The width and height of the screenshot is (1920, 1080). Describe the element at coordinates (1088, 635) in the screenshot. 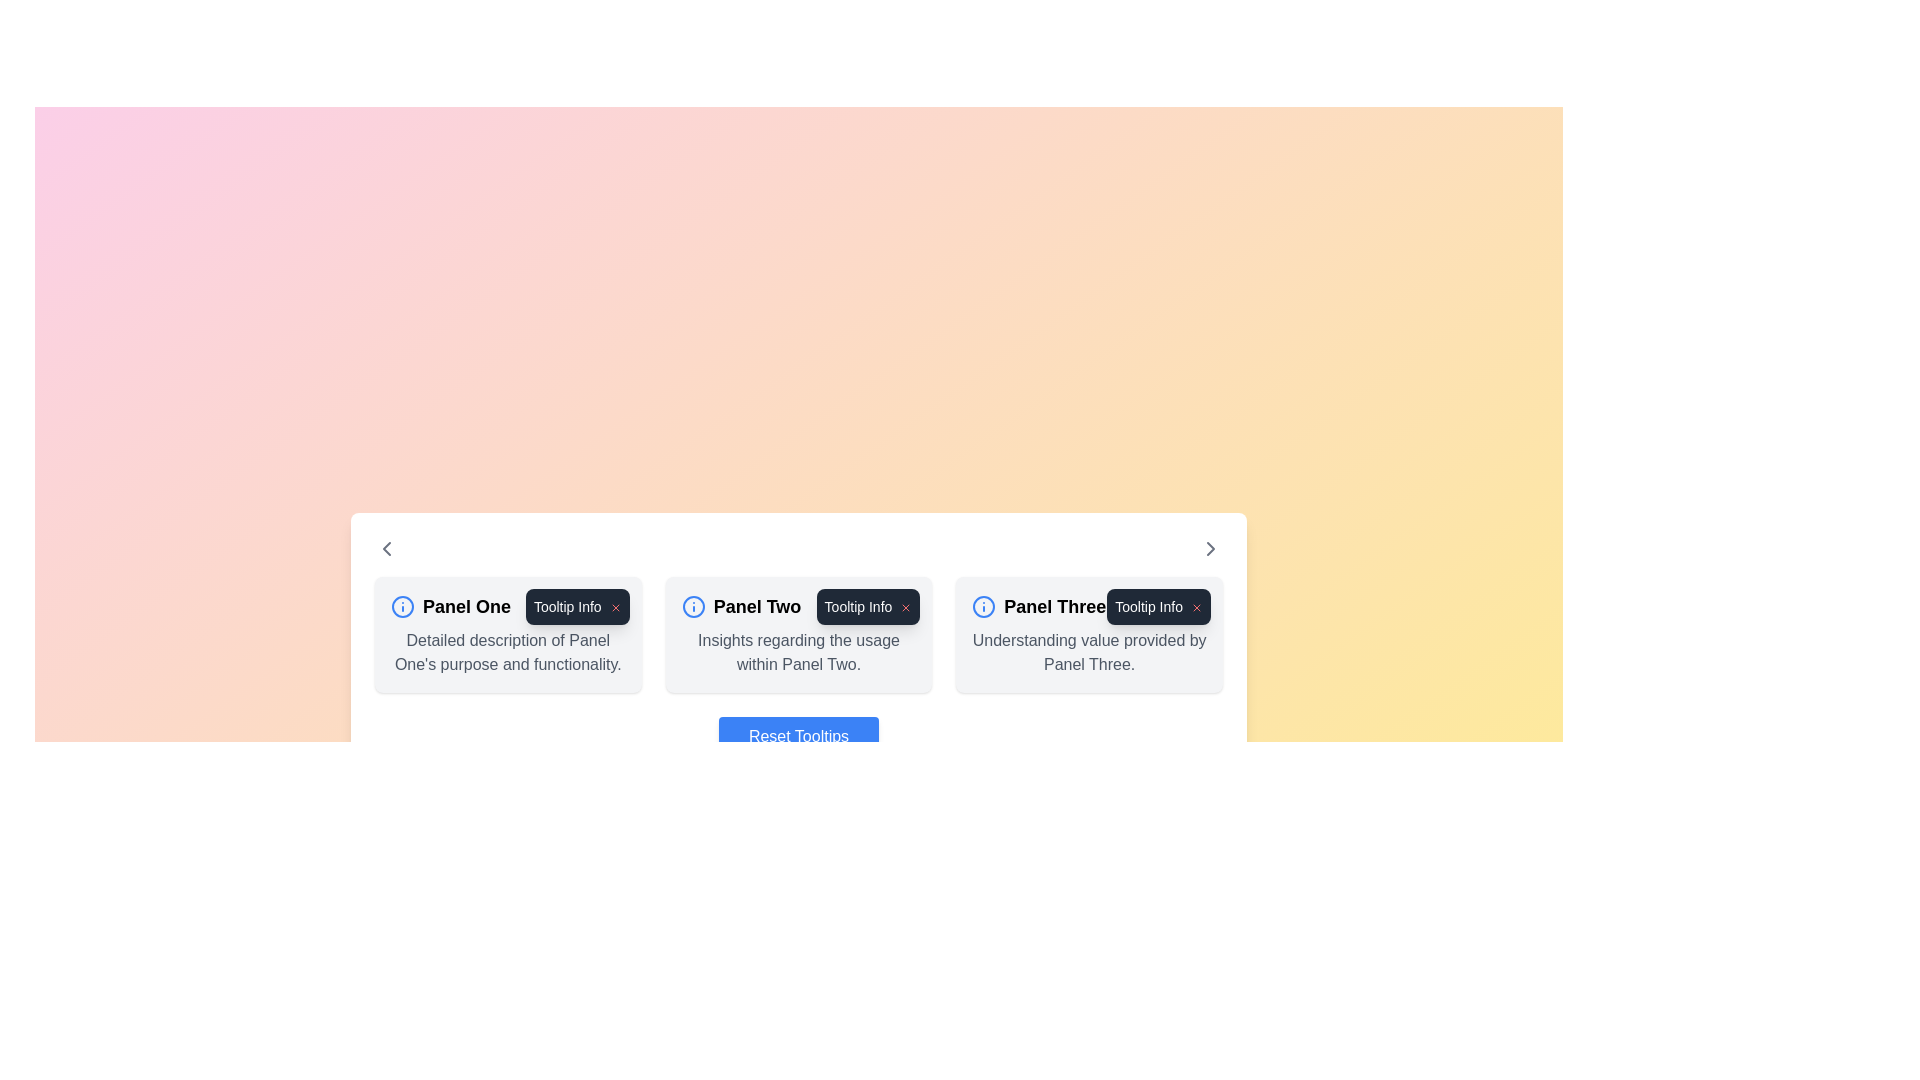

I see `descriptive text from the Information panel titled 'Panel Three', which contains the text 'Understanding value provided by Panel Three.'` at that location.